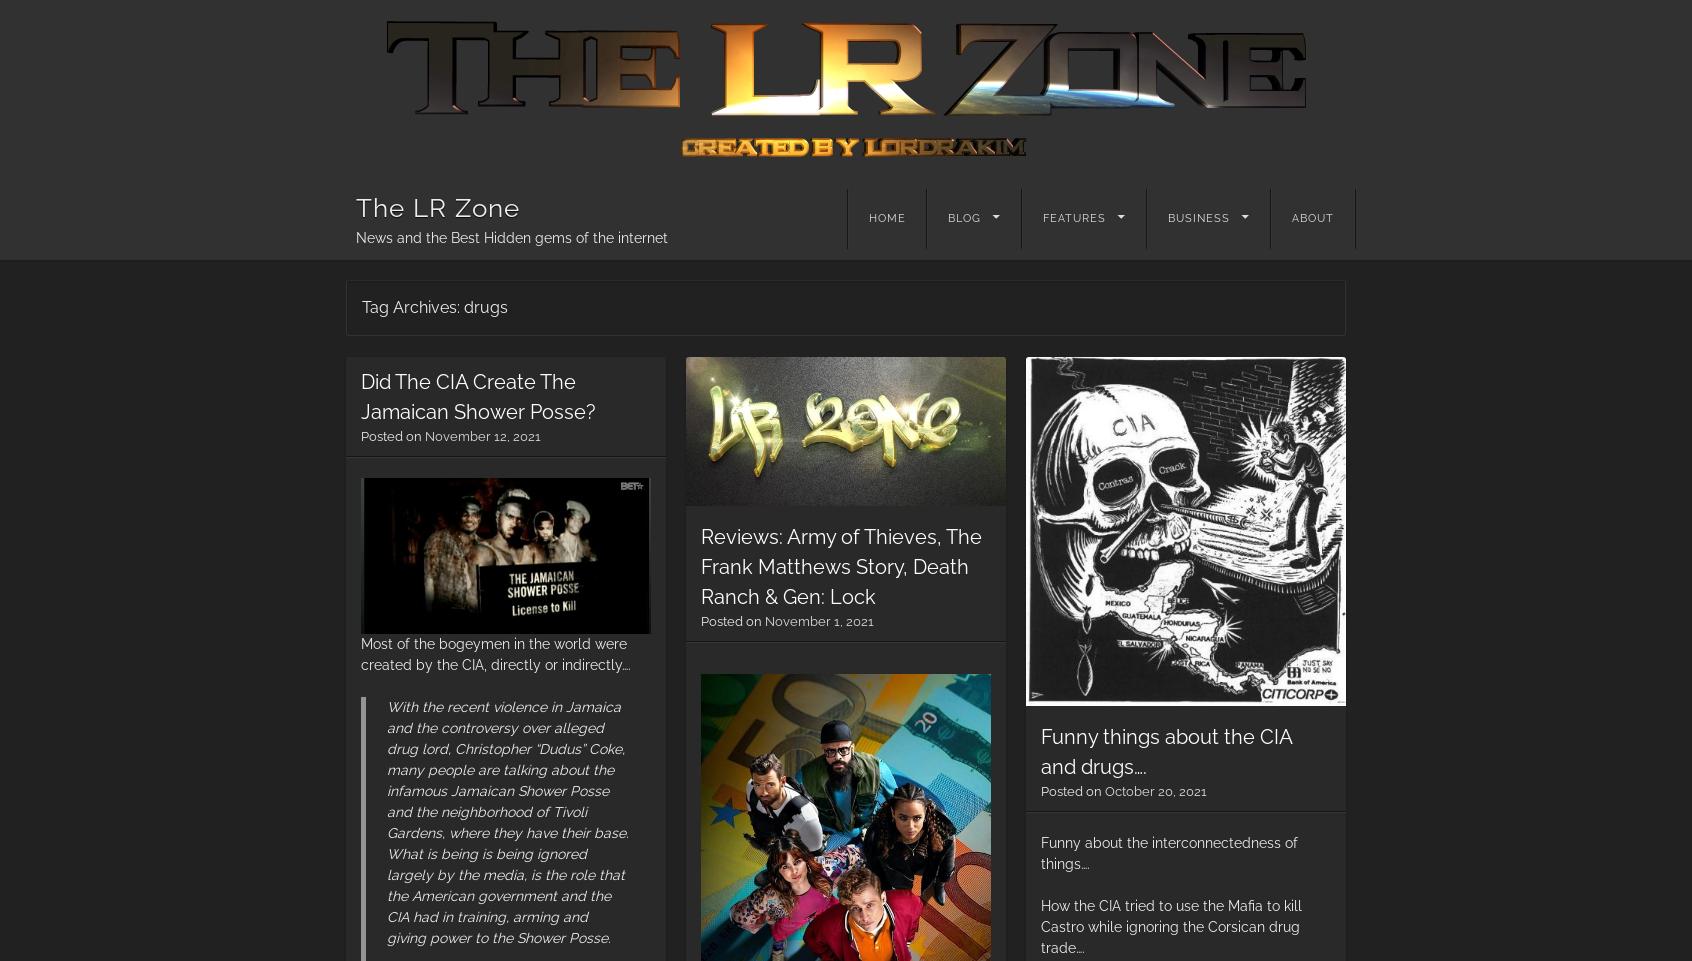 The width and height of the screenshot is (1692, 961). What do you see at coordinates (1165, 750) in the screenshot?
I see `'Funny things about the CIA and drugs….'` at bounding box center [1165, 750].